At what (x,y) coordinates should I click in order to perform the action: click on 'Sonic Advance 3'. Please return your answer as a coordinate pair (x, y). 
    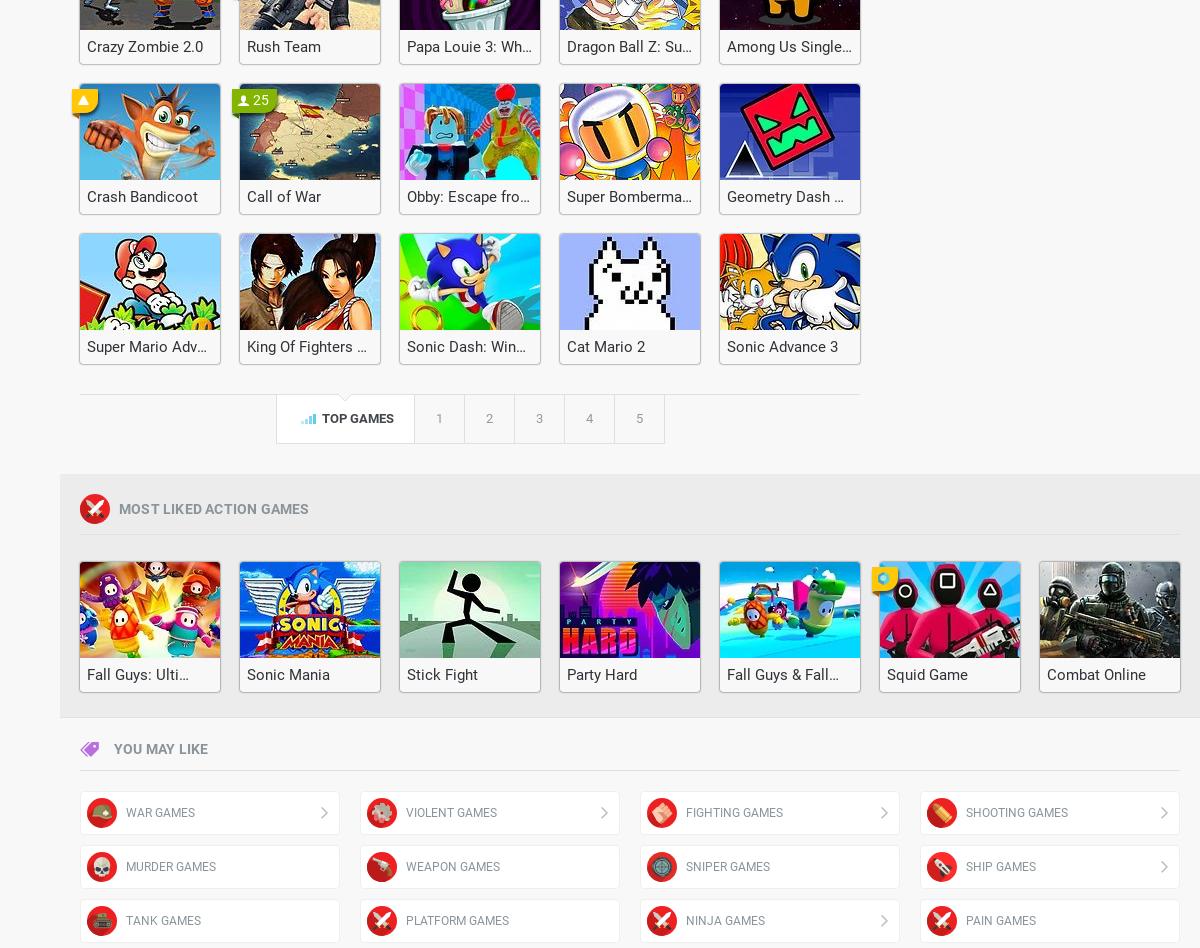
    Looking at the image, I should click on (781, 346).